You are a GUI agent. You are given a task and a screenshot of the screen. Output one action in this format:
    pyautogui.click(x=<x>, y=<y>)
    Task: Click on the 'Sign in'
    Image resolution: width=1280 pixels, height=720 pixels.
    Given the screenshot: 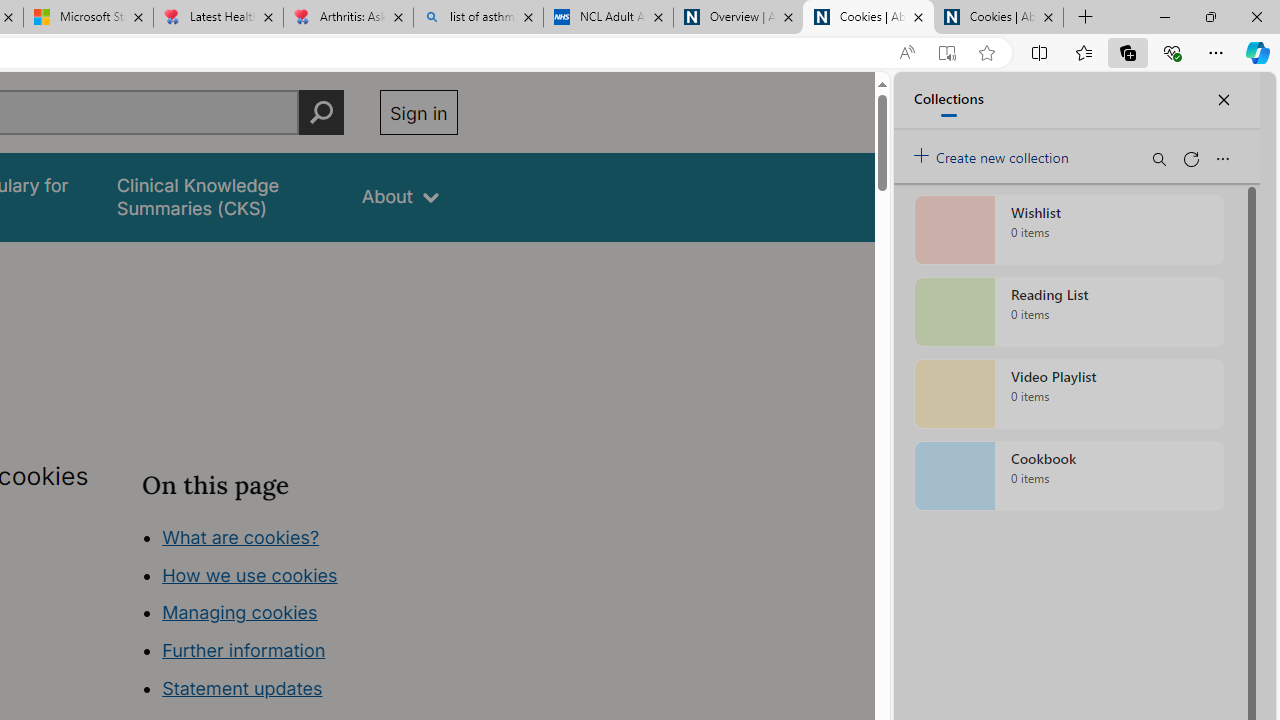 What is the action you would take?
    pyautogui.click(x=417, y=112)
    